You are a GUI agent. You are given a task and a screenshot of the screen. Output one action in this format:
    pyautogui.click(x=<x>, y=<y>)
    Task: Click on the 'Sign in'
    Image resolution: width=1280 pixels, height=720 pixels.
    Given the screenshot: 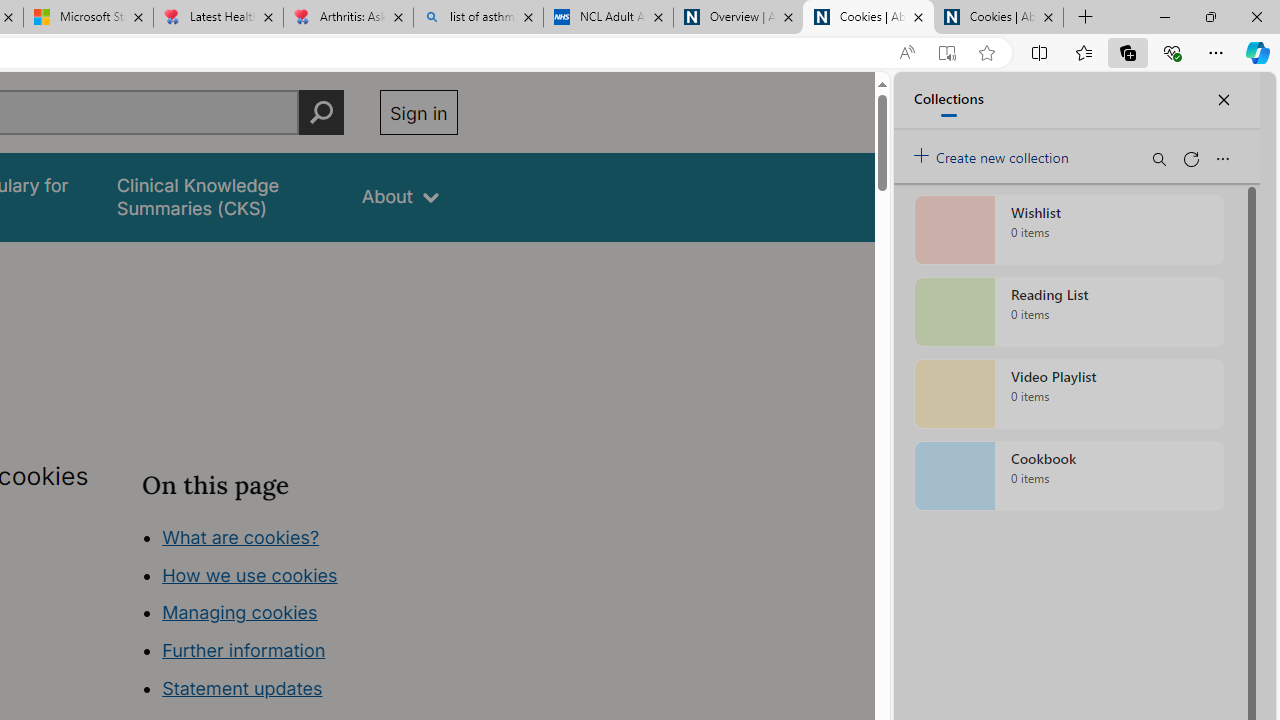 What is the action you would take?
    pyautogui.click(x=417, y=112)
    